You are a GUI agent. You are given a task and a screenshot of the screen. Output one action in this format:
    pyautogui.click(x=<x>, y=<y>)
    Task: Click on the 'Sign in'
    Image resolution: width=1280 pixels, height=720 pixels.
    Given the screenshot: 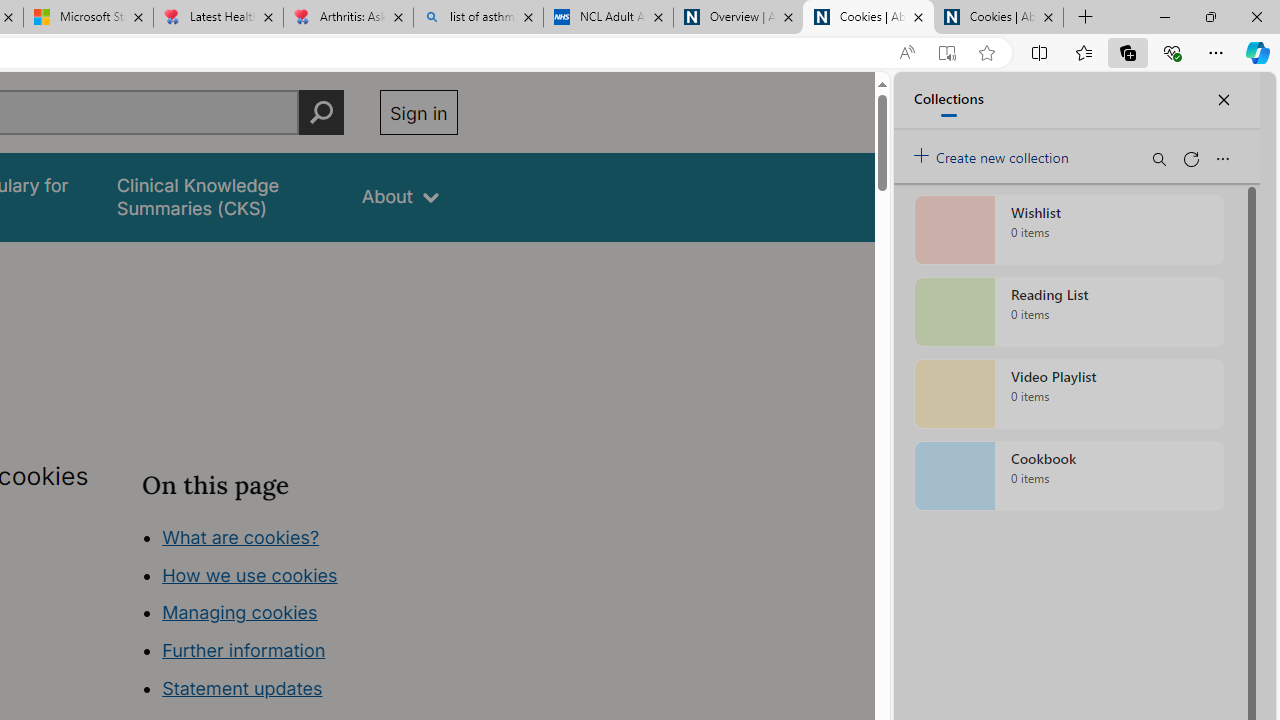 What is the action you would take?
    pyautogui.click(x=417, y=112)
    